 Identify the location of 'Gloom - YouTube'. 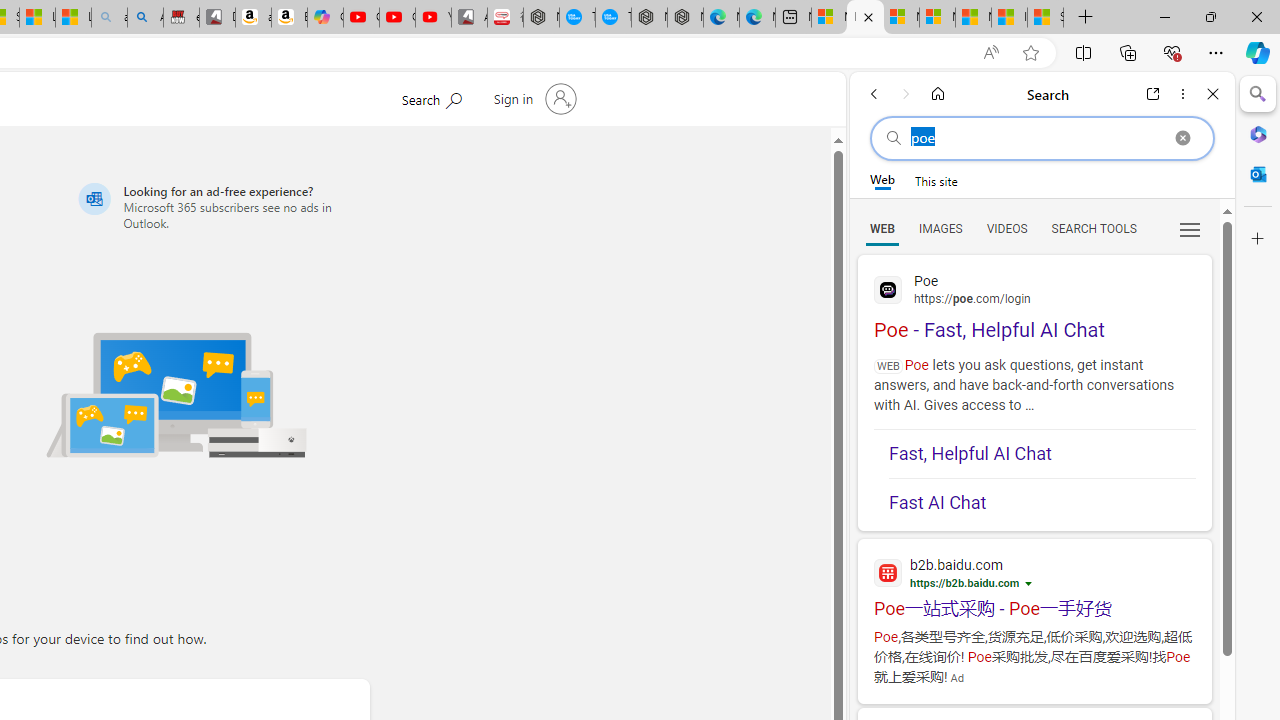
(397, 17).